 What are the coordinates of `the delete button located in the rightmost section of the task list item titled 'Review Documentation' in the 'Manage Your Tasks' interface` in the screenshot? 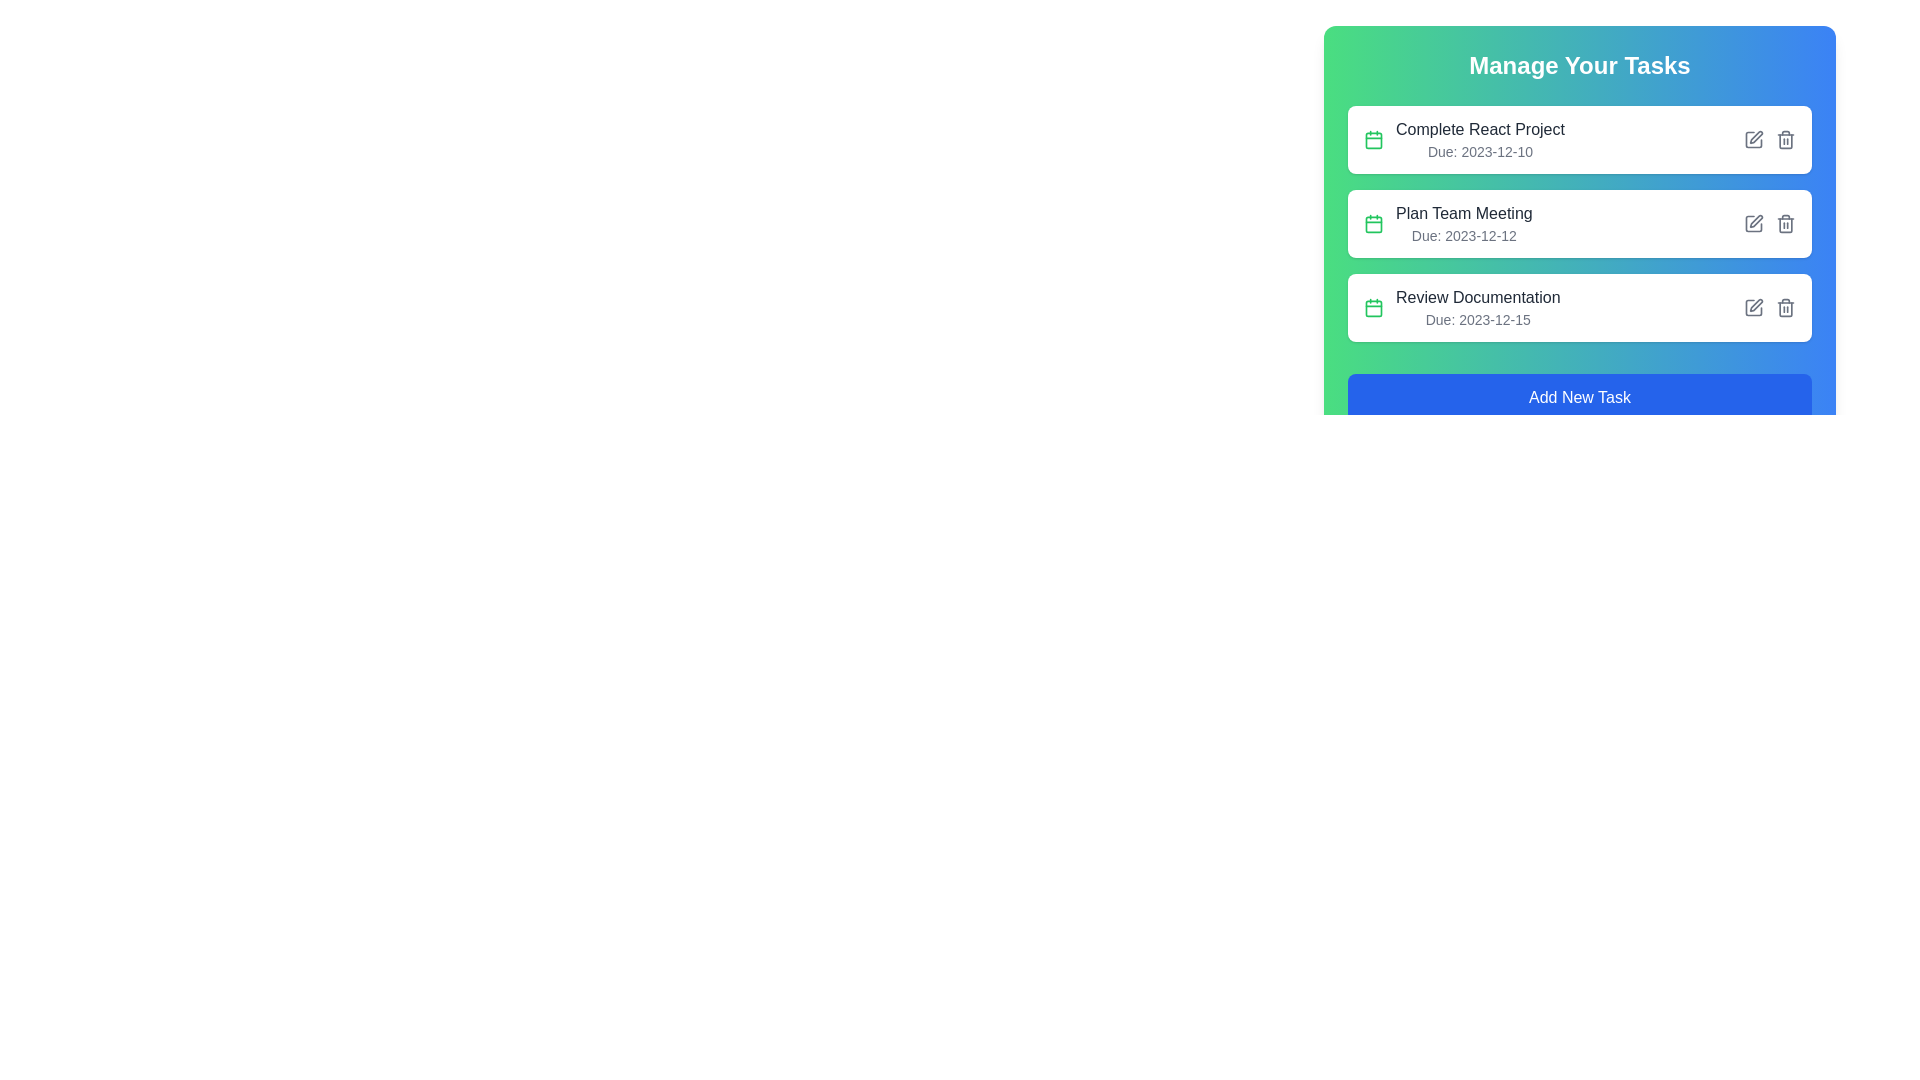 It's located at (1785, 308).